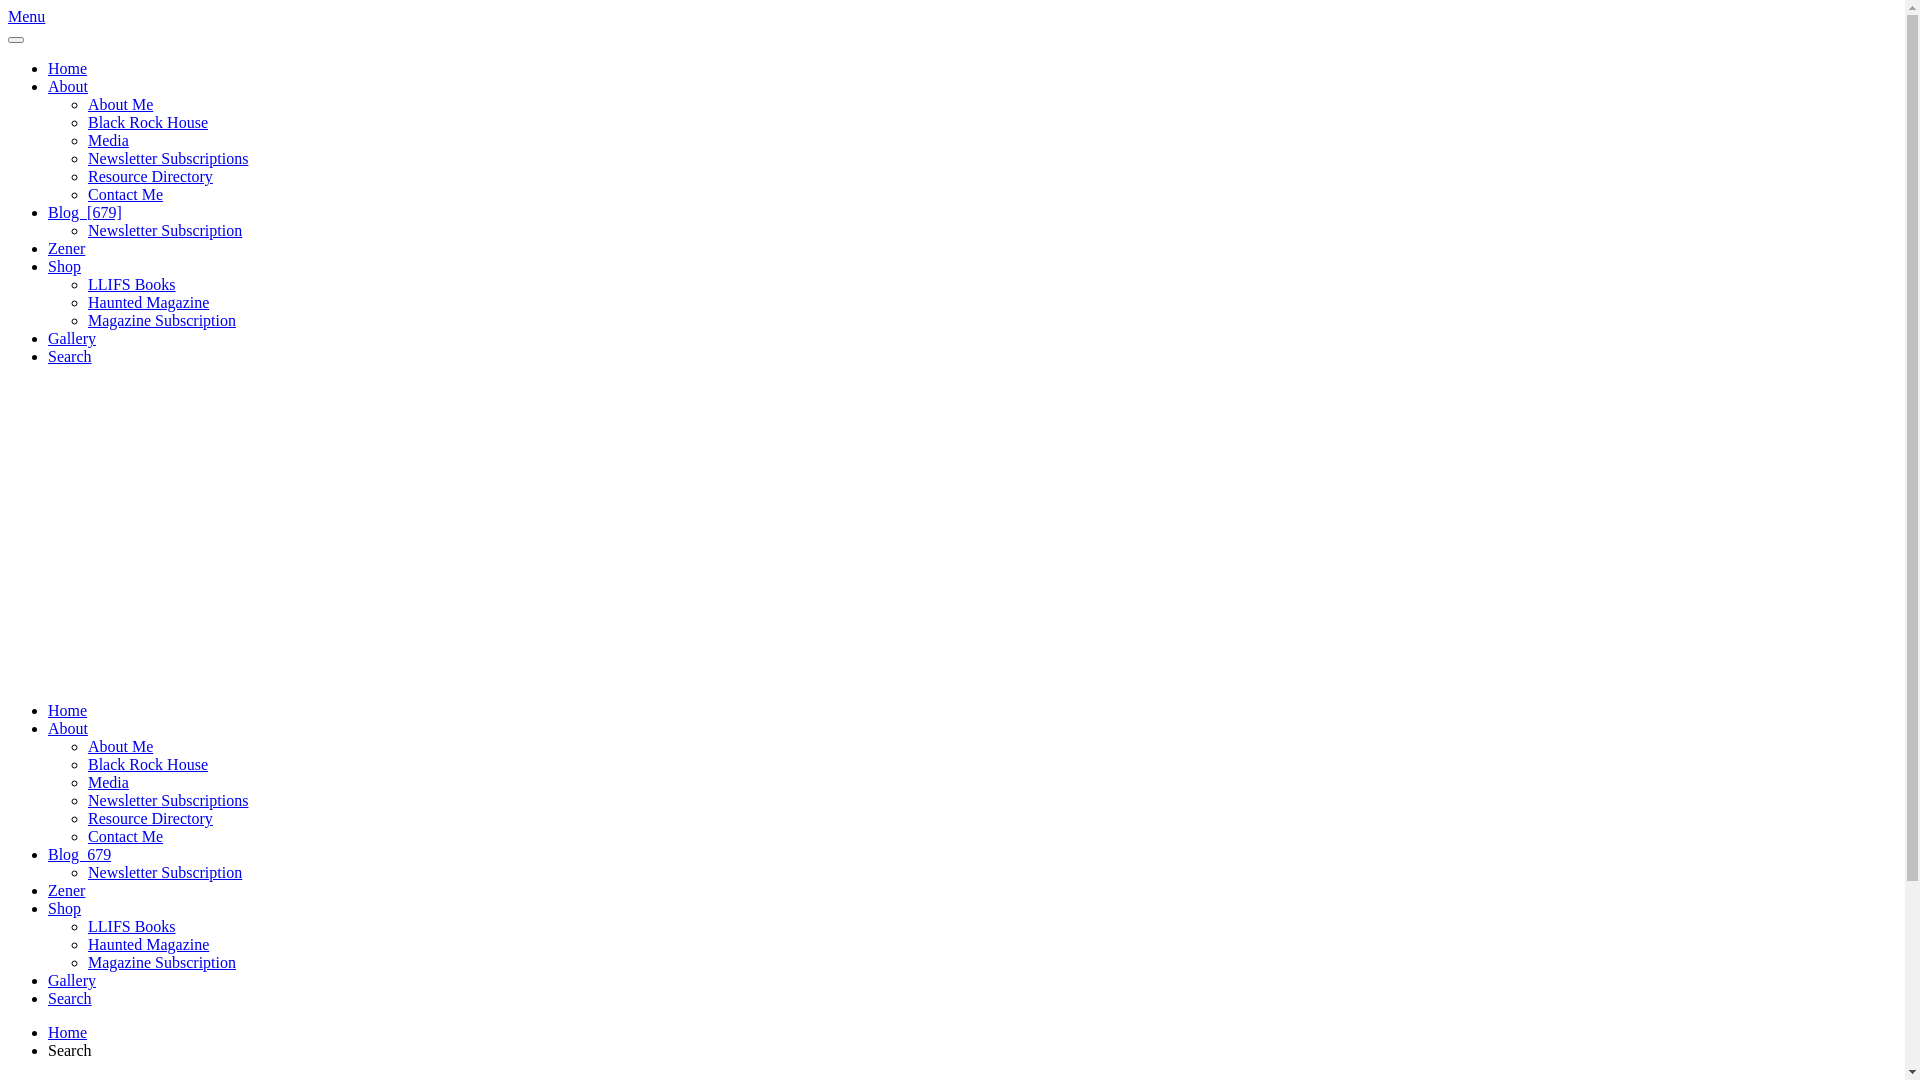 This screenshot has height=1080, width=1920. Describe the element at coordinates (26, 16) in the screenshot. I see `'Menu'` at that location.